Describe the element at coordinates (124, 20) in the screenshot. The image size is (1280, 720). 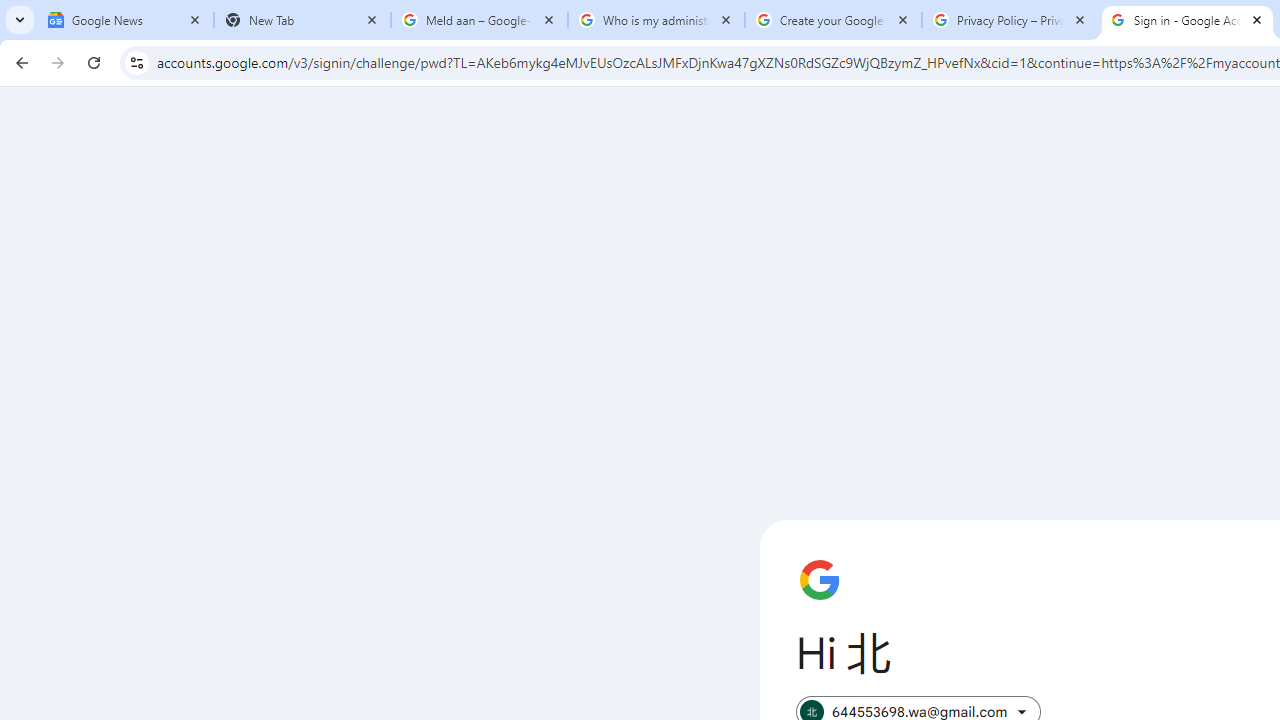
I see `'Google News'` at that location.